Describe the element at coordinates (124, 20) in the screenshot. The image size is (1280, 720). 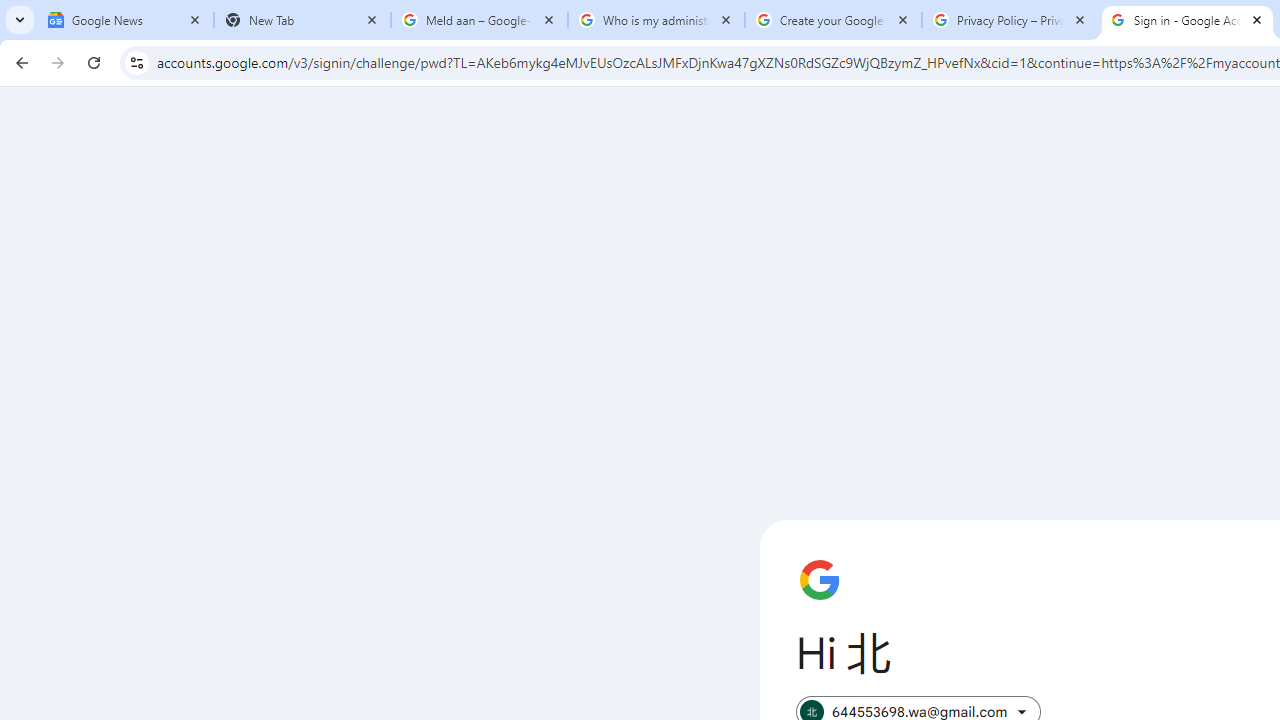
I see `'Google News'` at that location.